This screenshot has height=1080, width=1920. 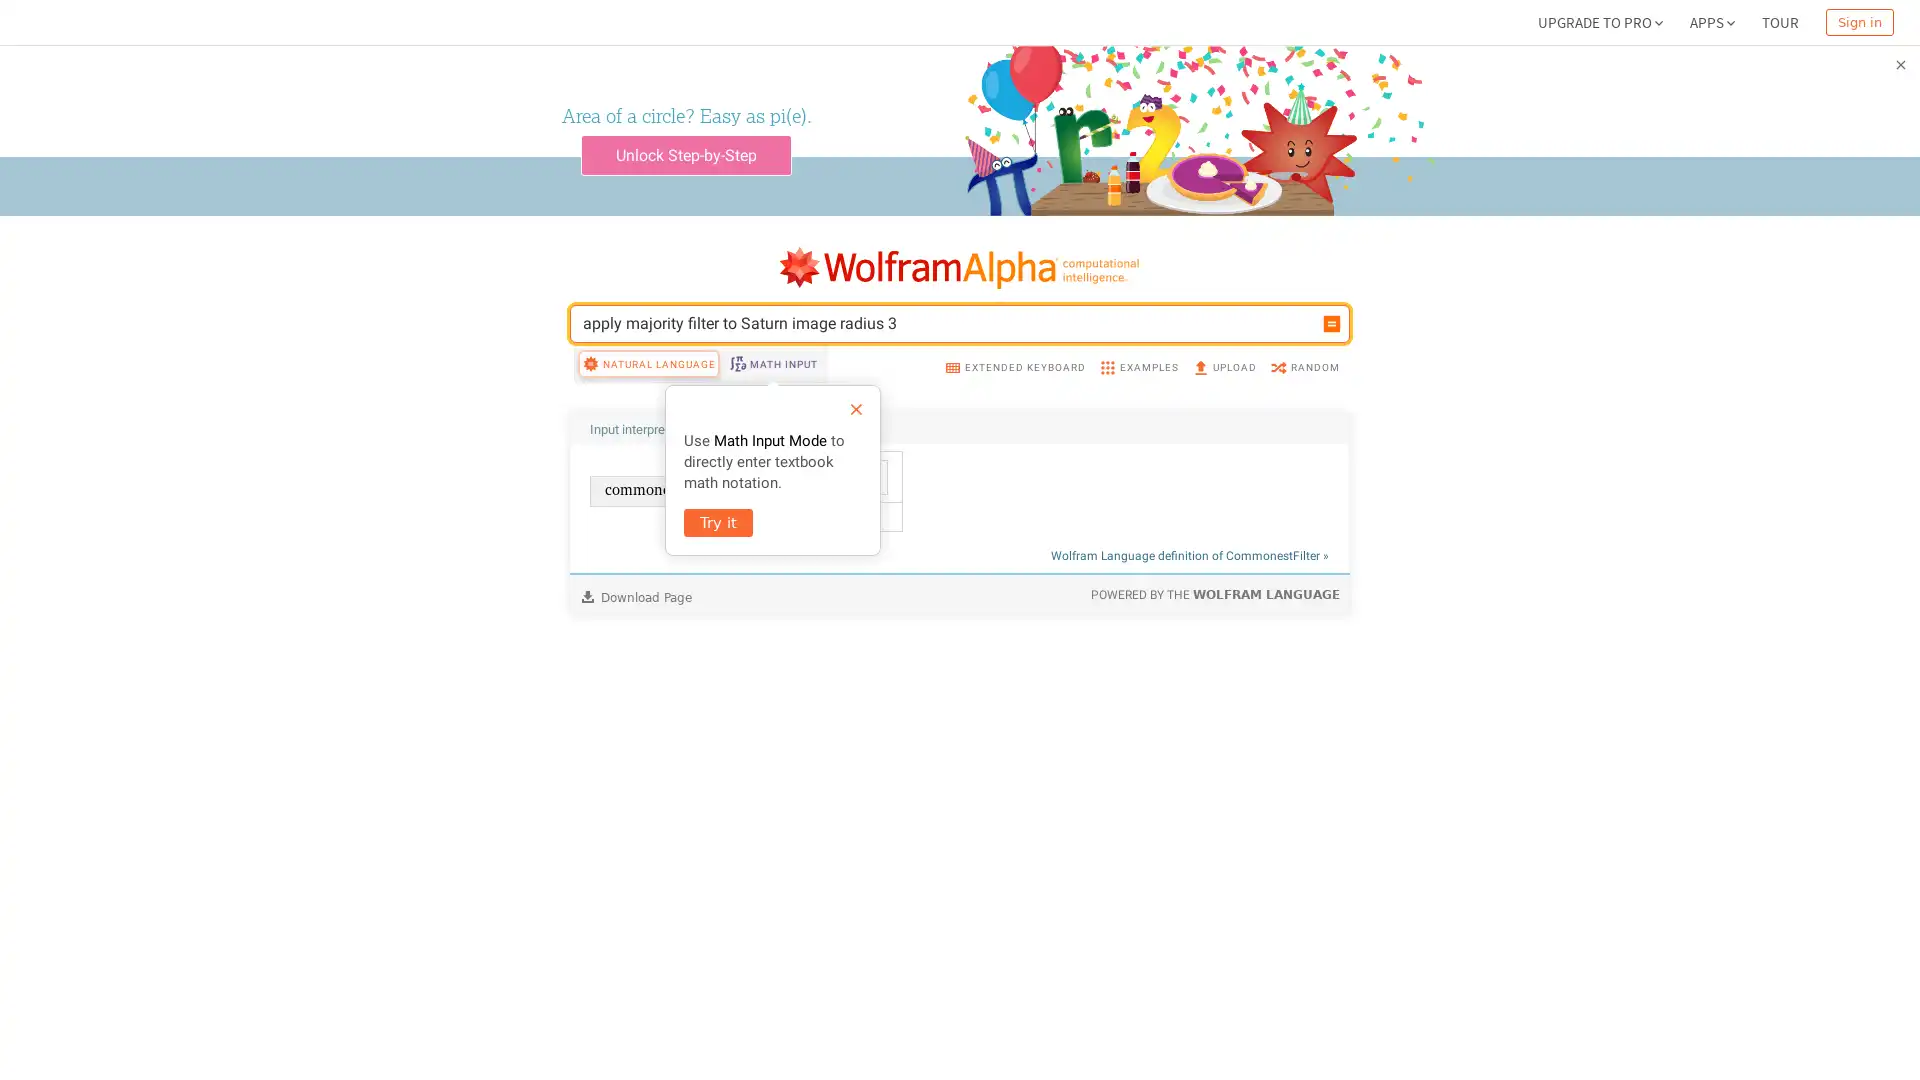 What do you see at coordinates (771, 402) in the screenshot?
I see `MATH INPUT` at bounding box center [771, 402].